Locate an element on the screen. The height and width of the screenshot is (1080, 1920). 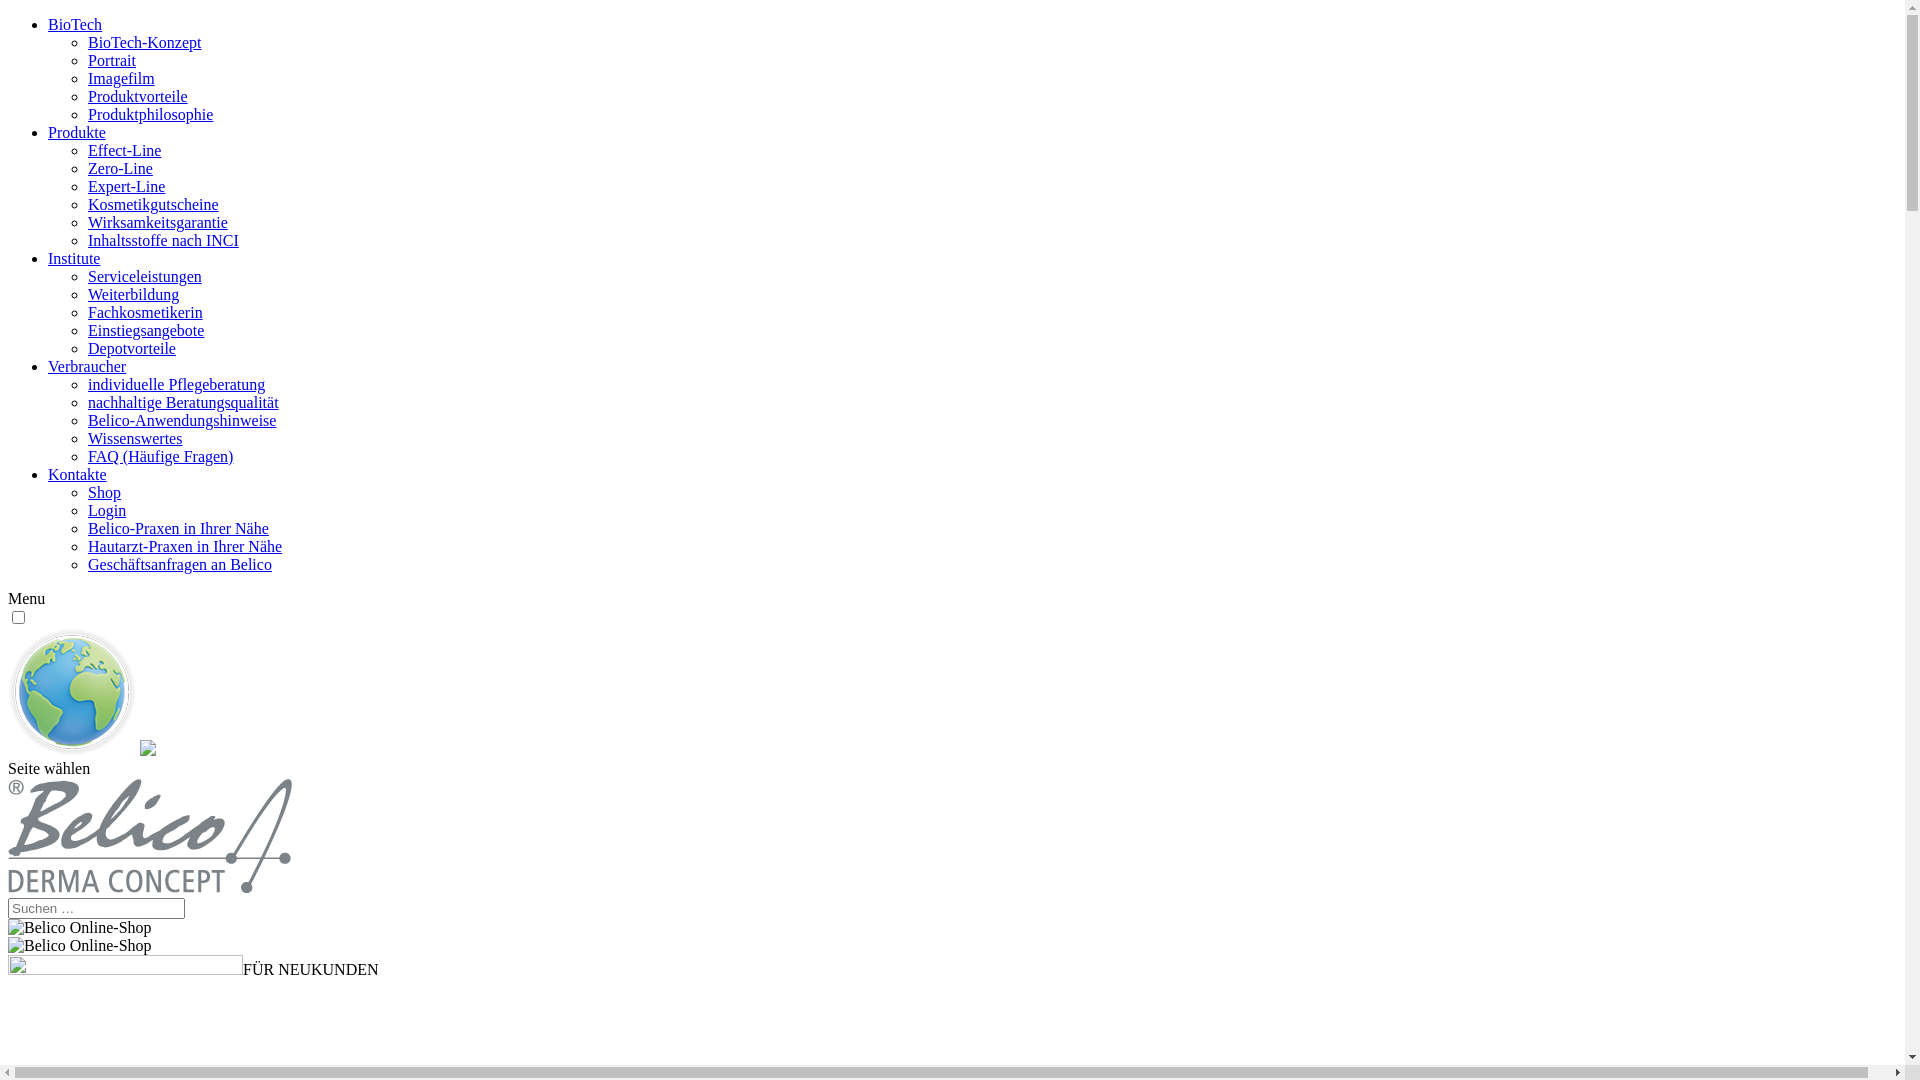
'Produktvorteile' is located at coordinates (86, 96).